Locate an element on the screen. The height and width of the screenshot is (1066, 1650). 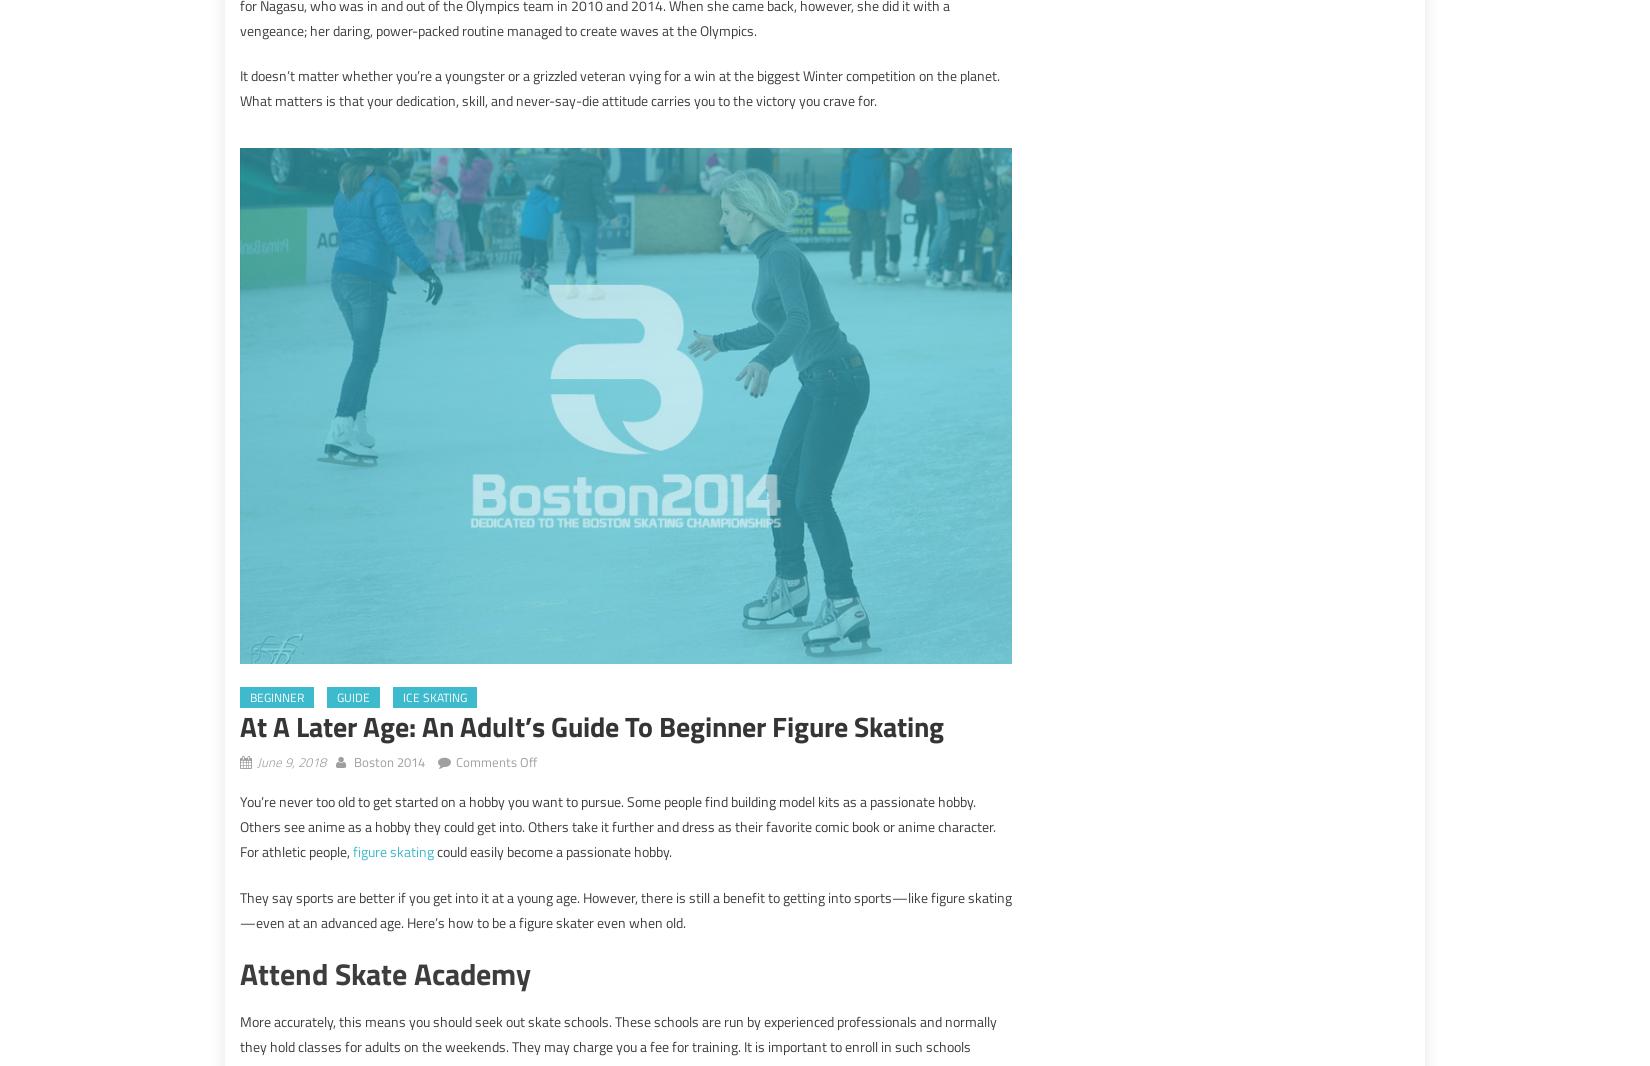
'They say sports are better if you get into it at a young age. However, there is still a benefit to getting into sports—like figure skating—even at an advanced age. Here’s how to be a figure skater even when old.' is located at coordinates (240, 908).